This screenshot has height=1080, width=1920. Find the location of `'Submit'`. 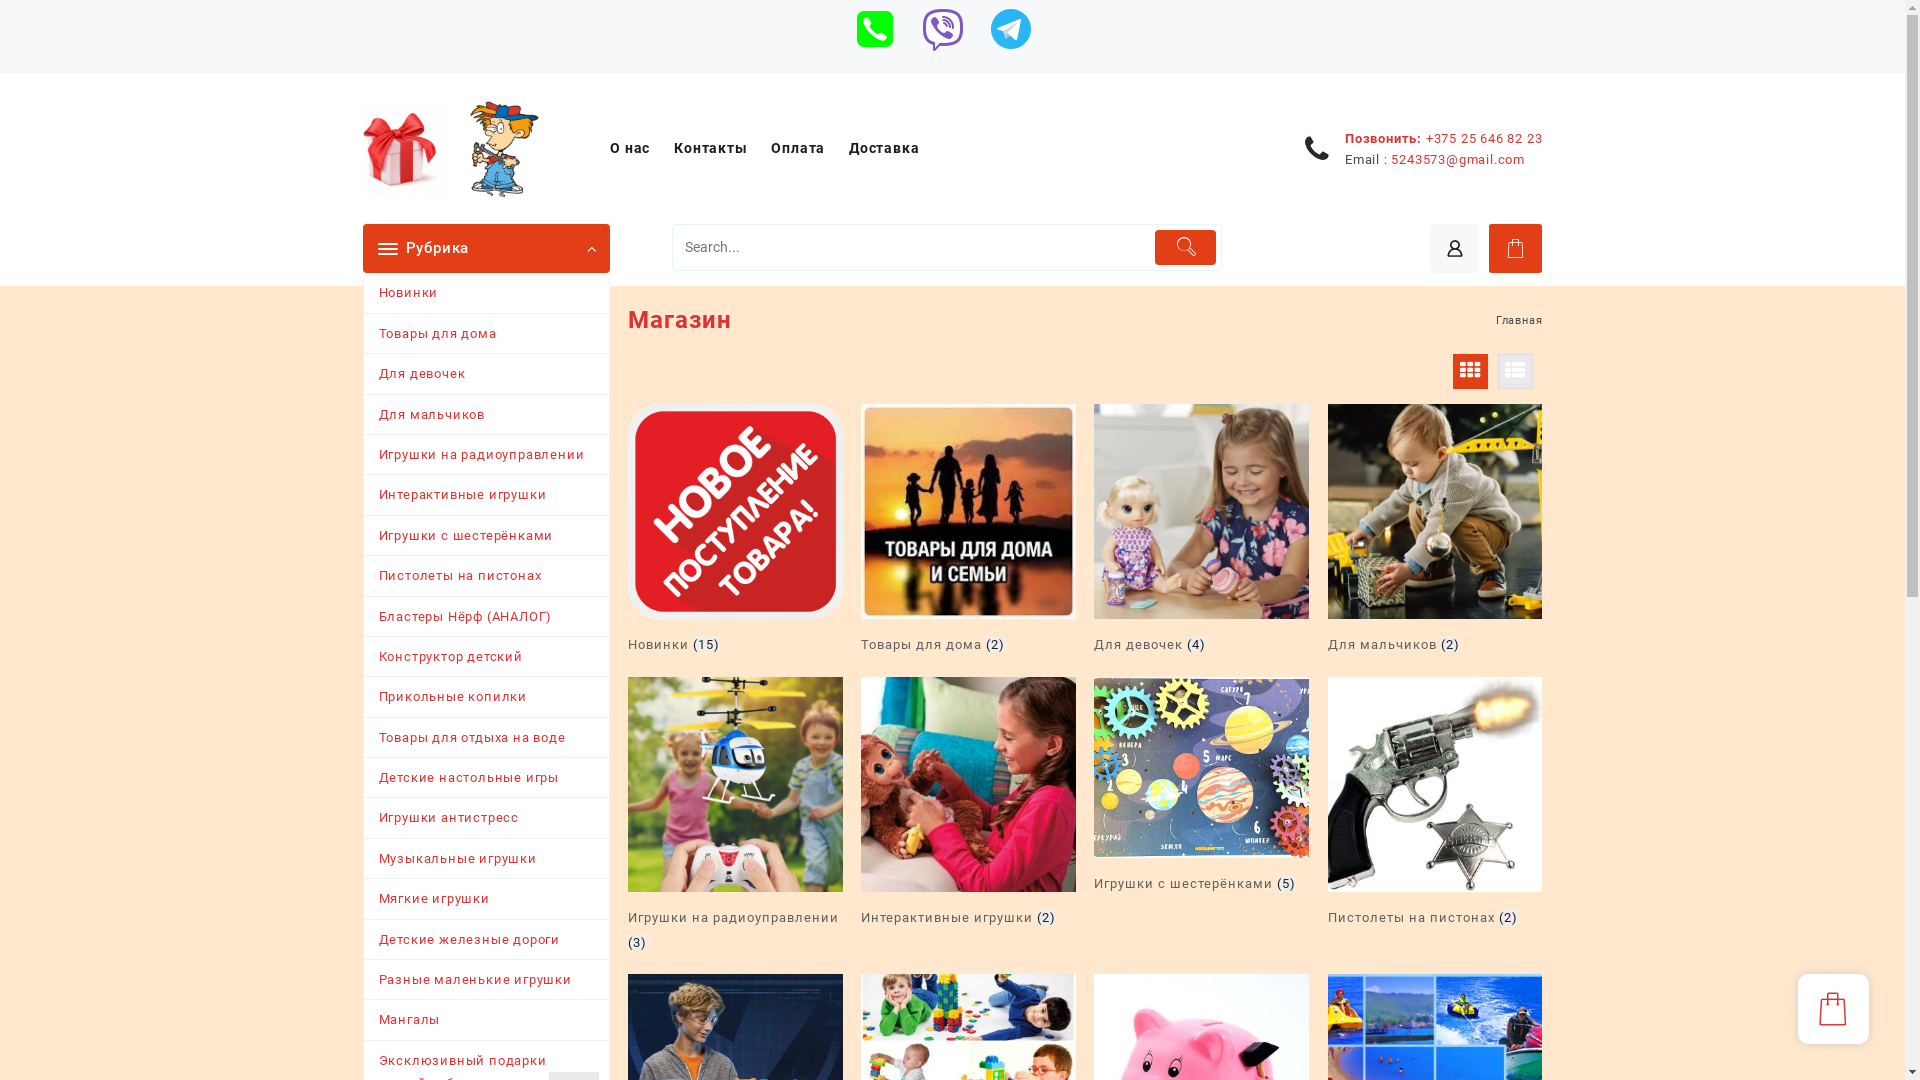

'Submit' is located at coordinates (1185, 246).